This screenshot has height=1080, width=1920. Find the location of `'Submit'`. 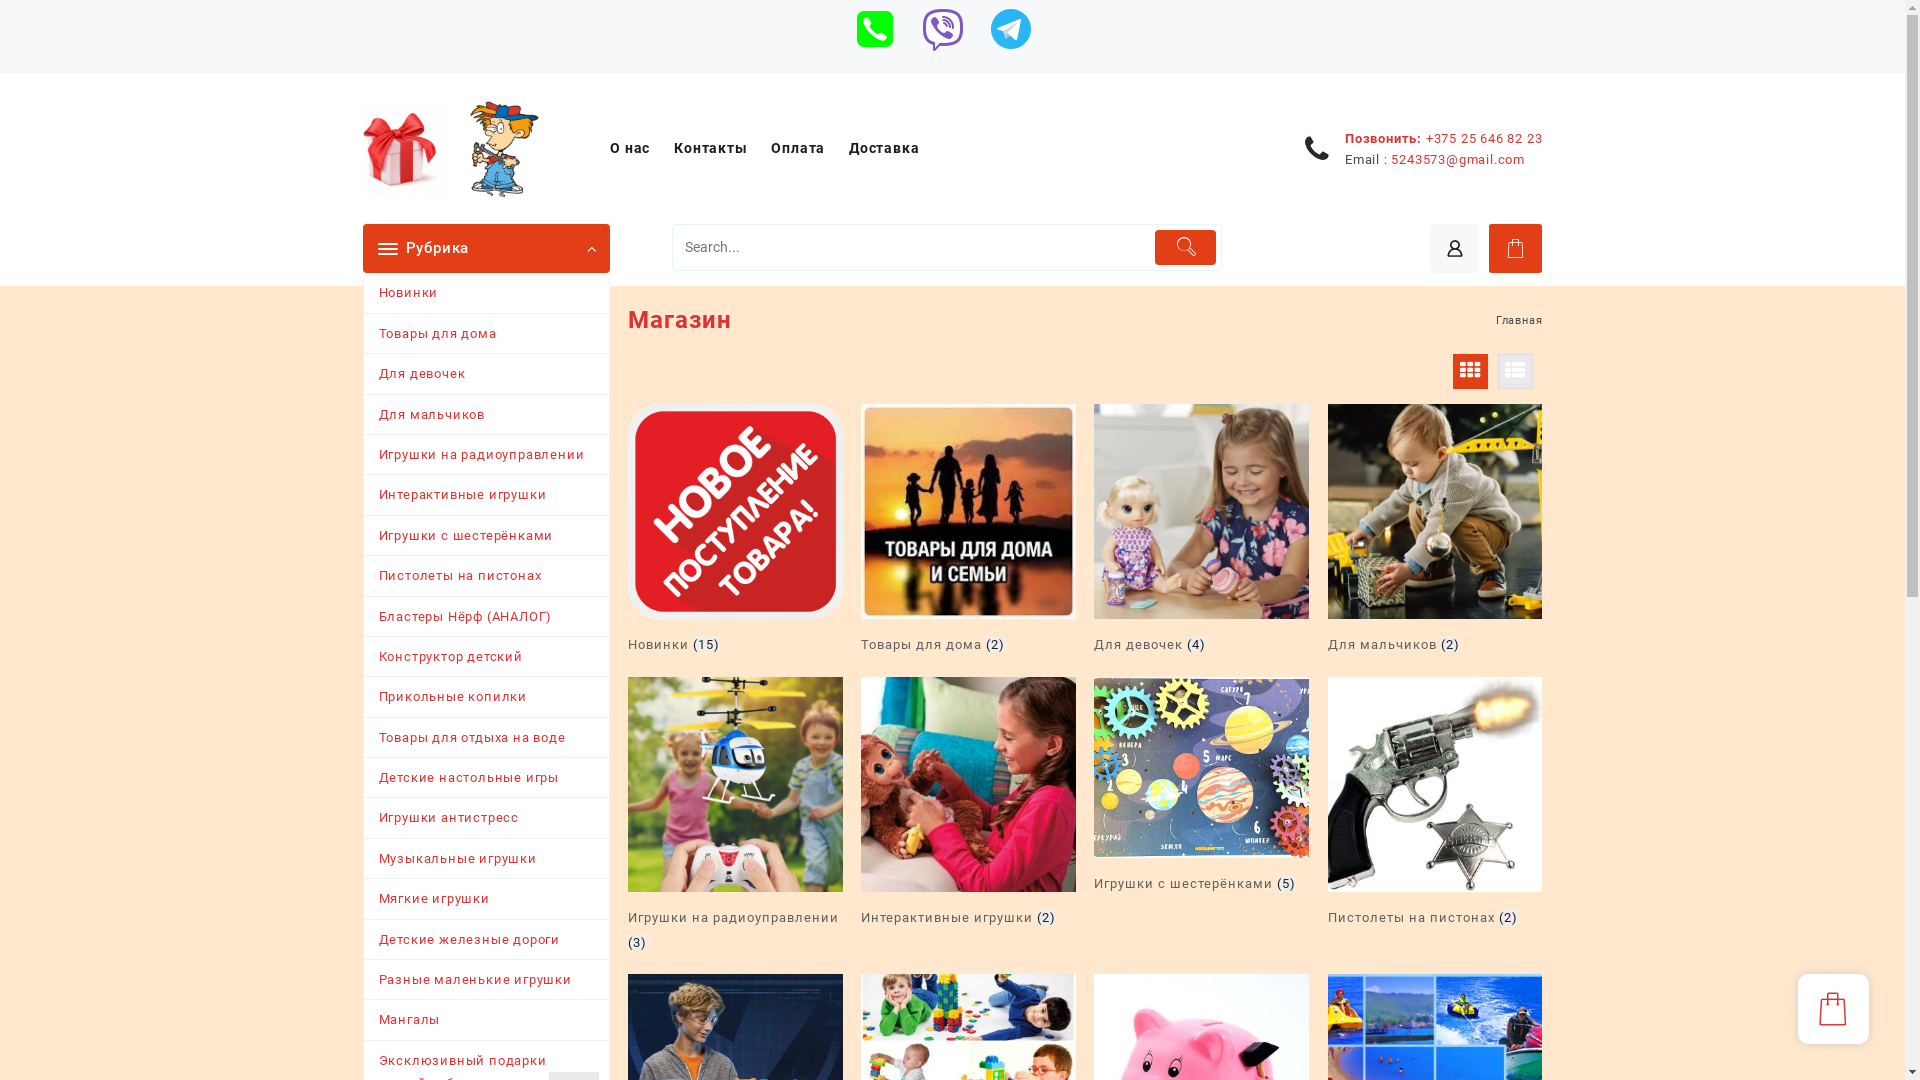

'Submit' is located at coordinates (1185, 246).